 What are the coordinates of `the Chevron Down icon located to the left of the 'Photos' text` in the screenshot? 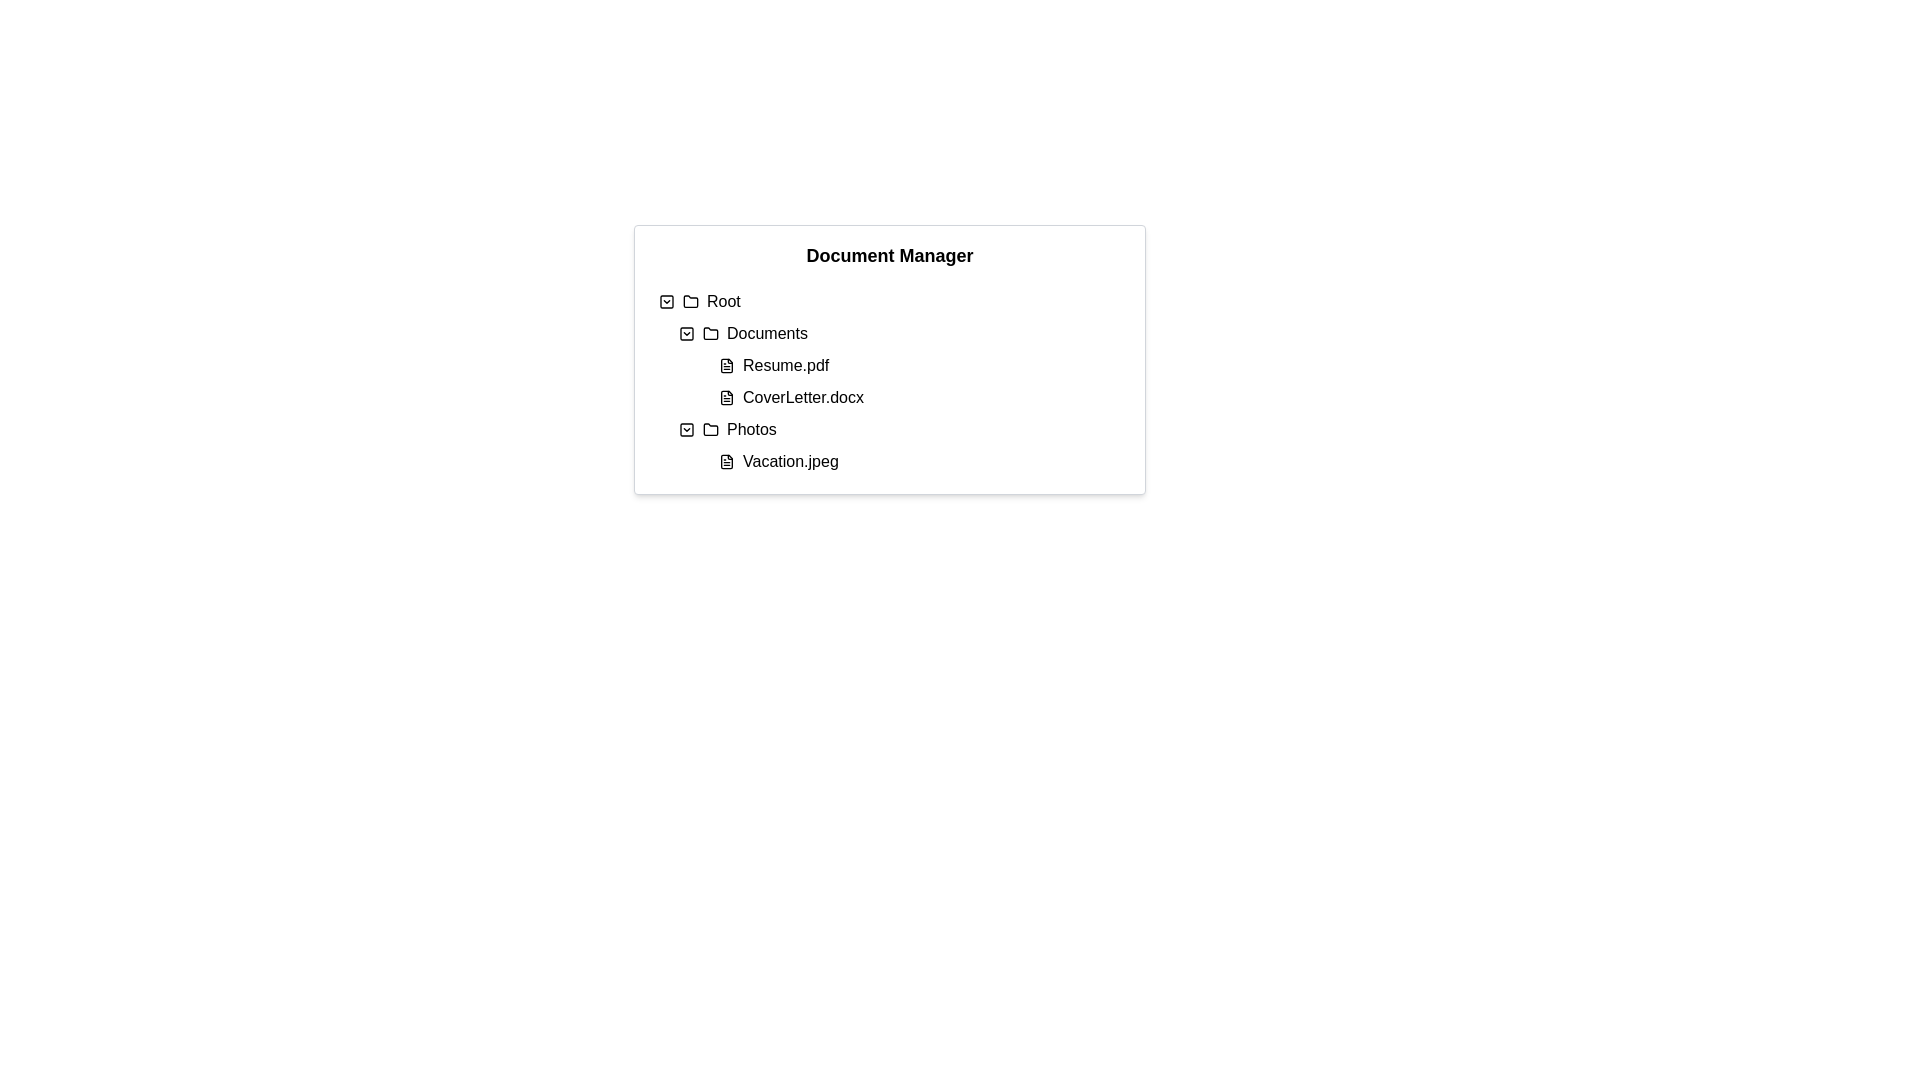 It's located at (686, 428).